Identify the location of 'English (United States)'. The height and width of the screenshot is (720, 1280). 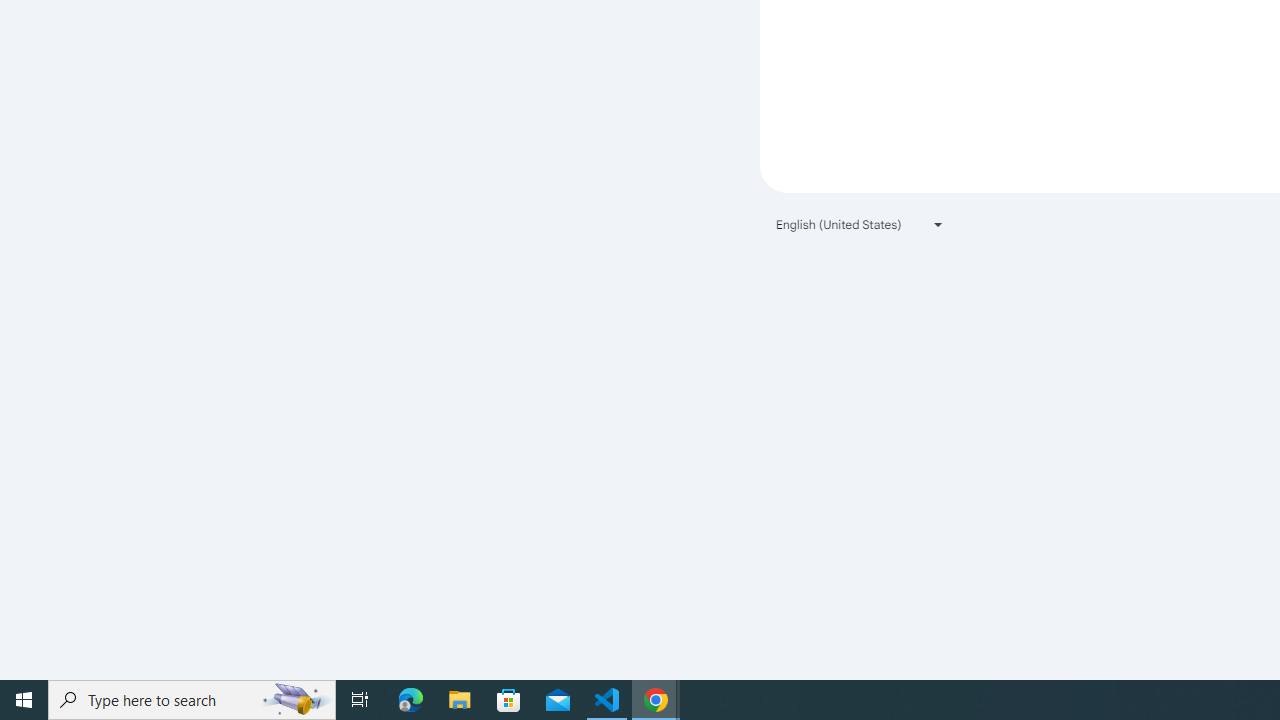
(860, 224).